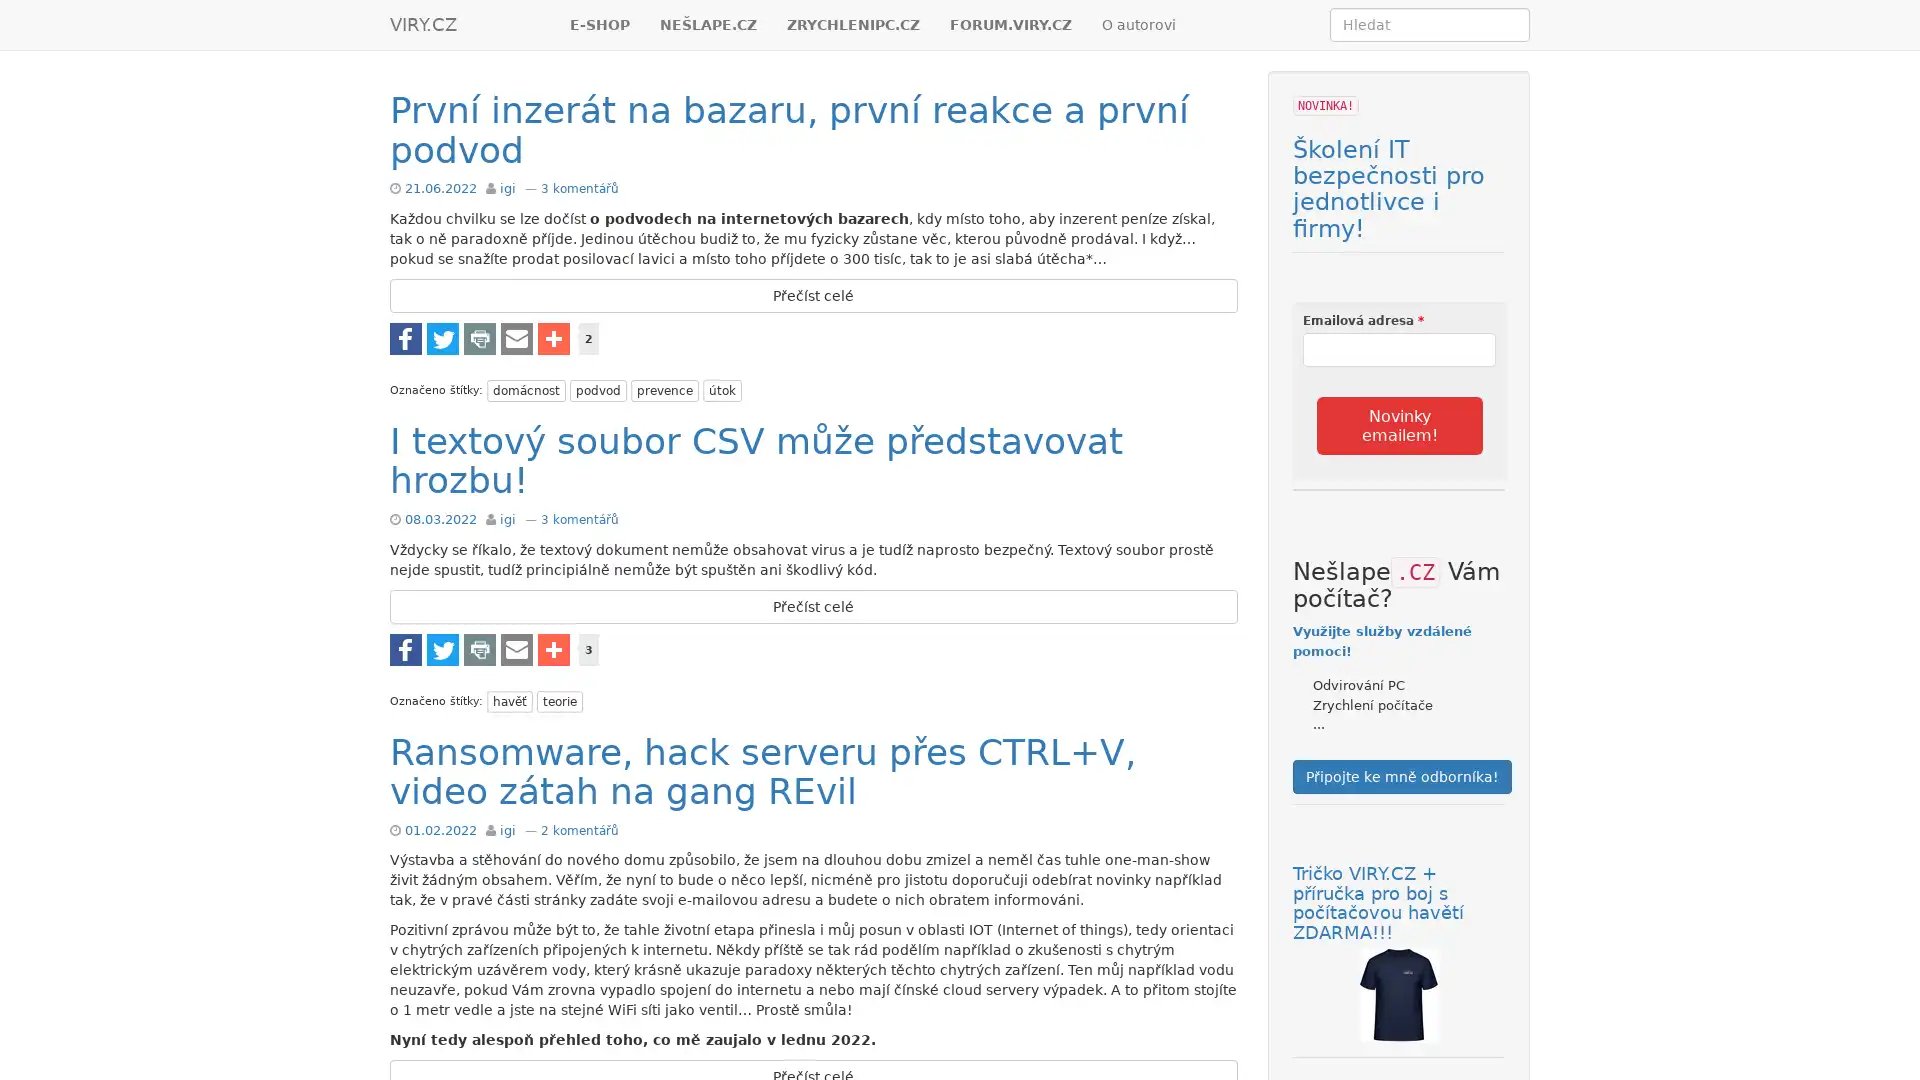  Describe the element at coordinates (1400, 774) in the screenshot. I see `Pripojte ke mne odbornika!` at that location.